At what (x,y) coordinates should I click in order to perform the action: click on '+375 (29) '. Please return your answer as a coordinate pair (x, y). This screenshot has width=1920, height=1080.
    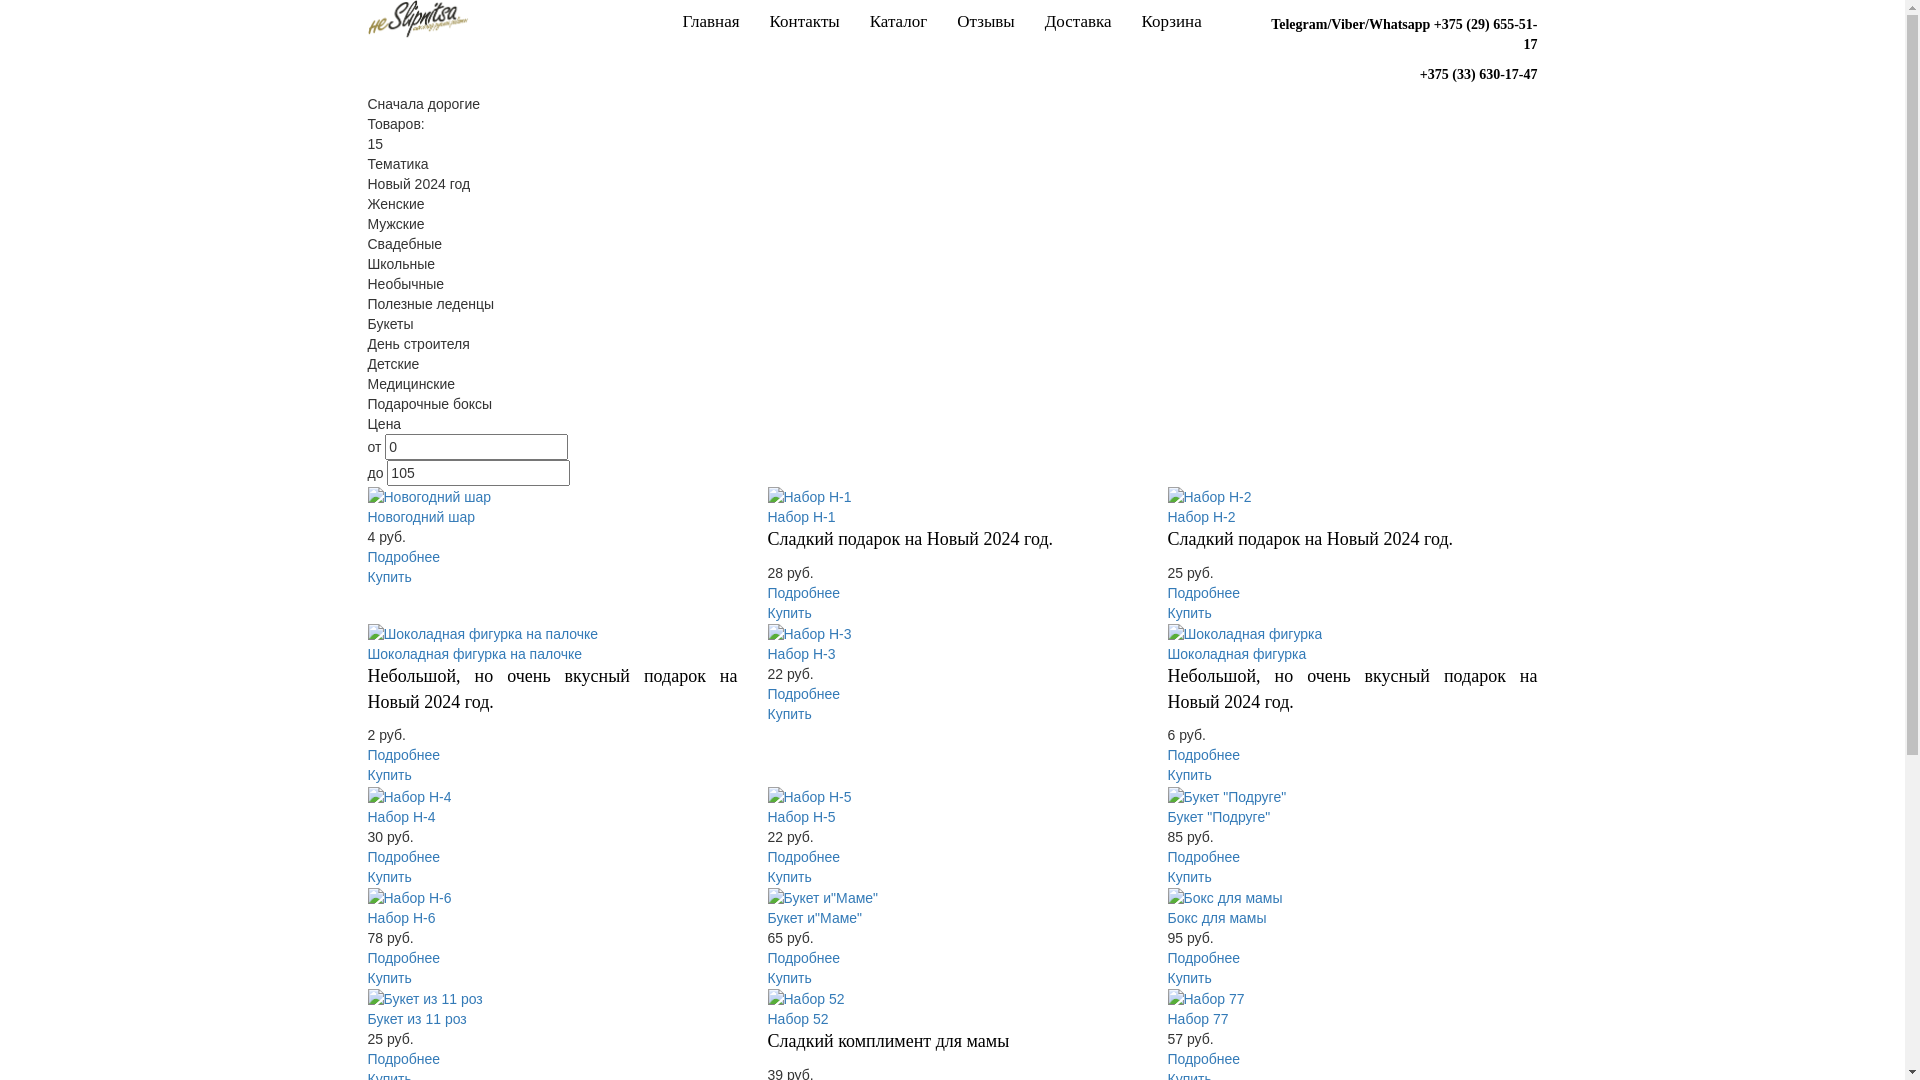
    Looking at the image, I should click on (1433, 24).